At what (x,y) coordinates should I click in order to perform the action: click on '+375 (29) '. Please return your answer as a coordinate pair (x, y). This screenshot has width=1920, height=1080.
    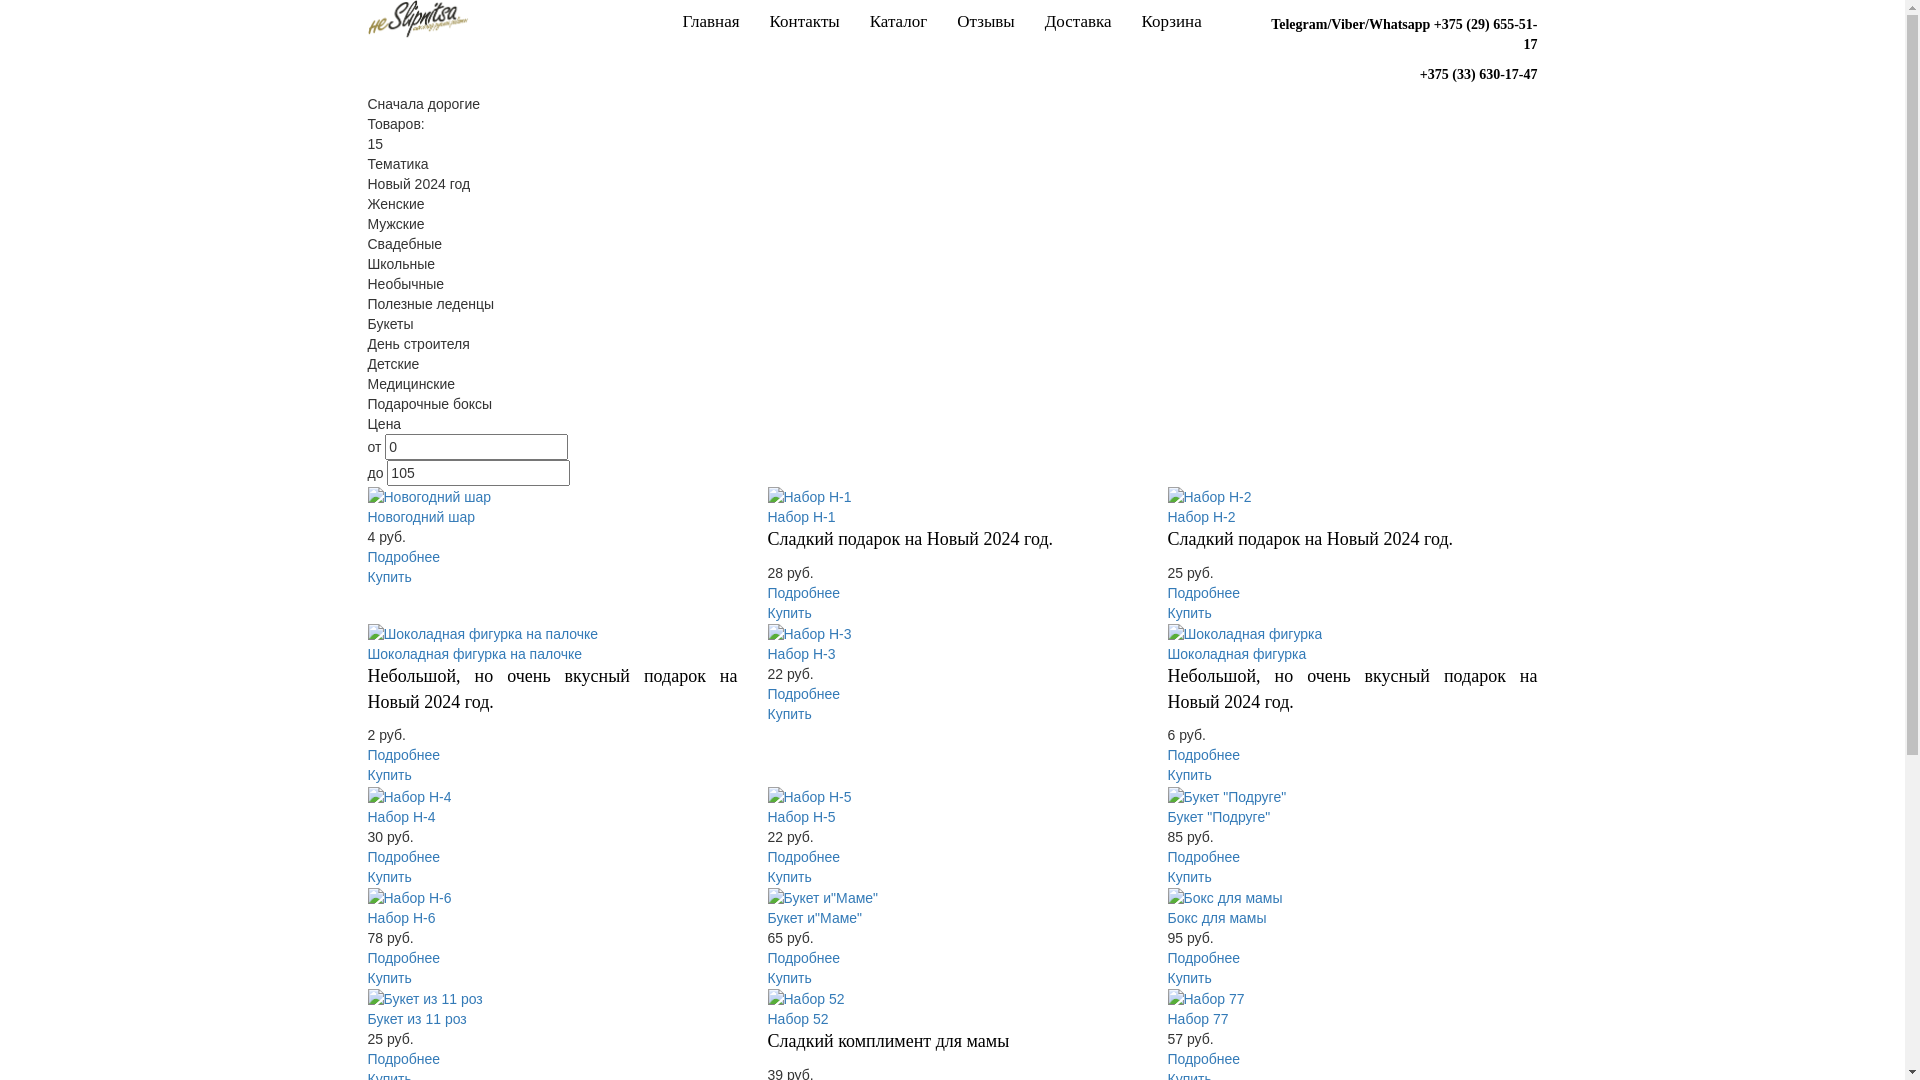
    Looking at the image, I should click on (1433, 24).